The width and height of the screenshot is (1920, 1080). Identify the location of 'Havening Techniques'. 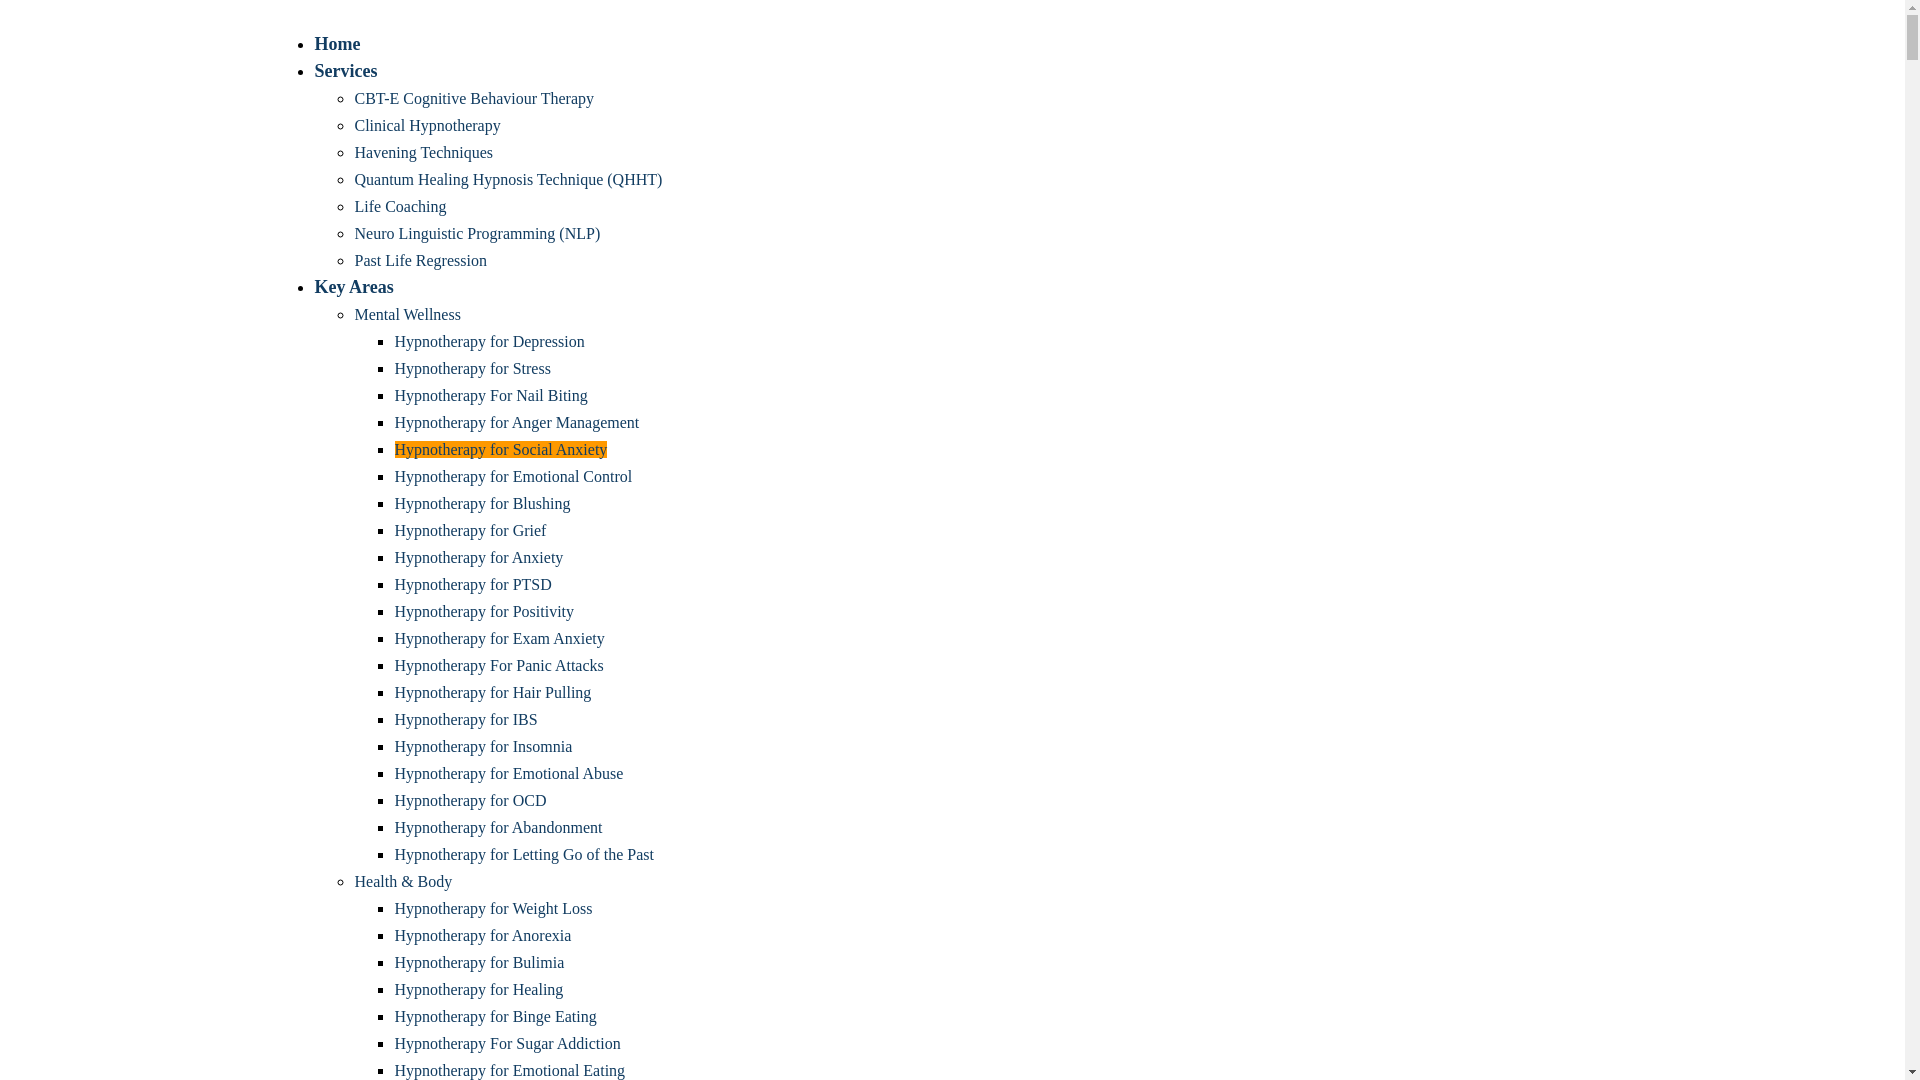
(422, 151).